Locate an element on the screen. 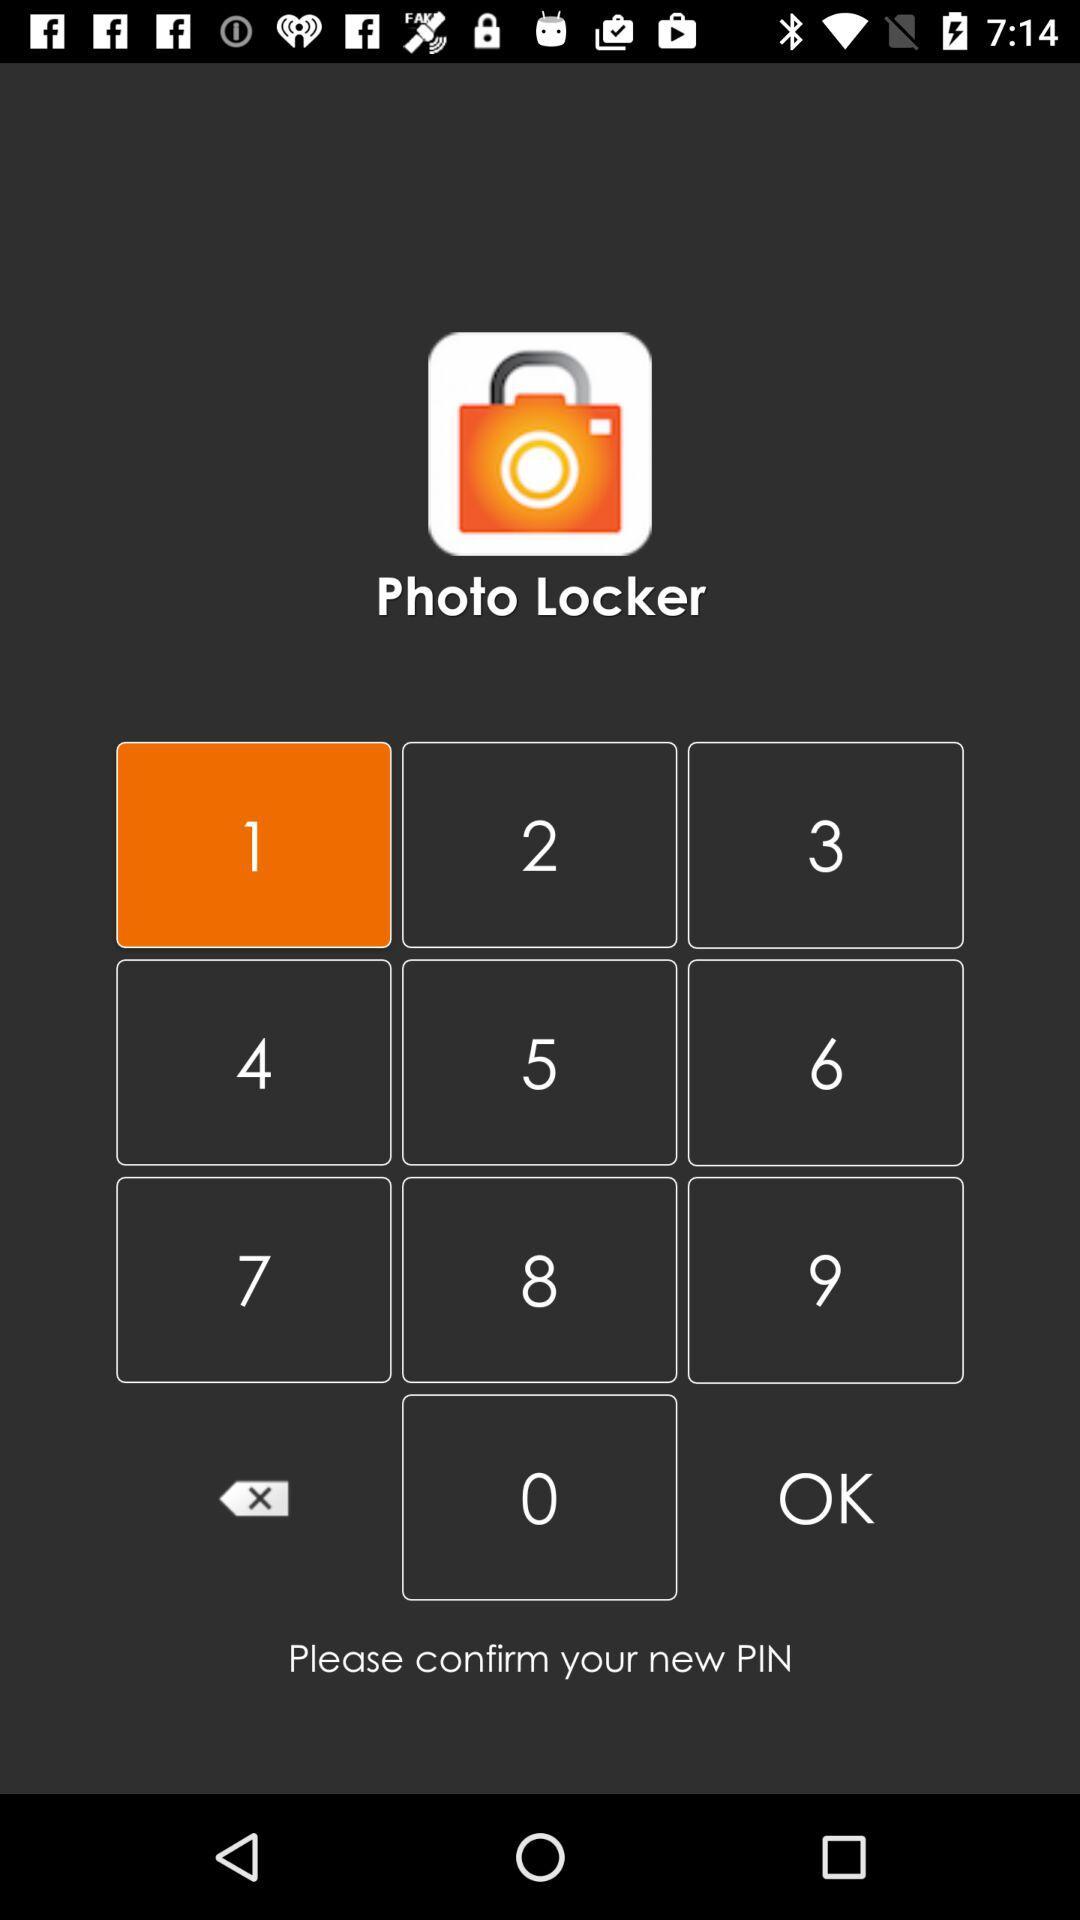 Image resolution: width=1080 pixels, height=1920 pixels. delete the entered input is located at coordinates (252, 1497).